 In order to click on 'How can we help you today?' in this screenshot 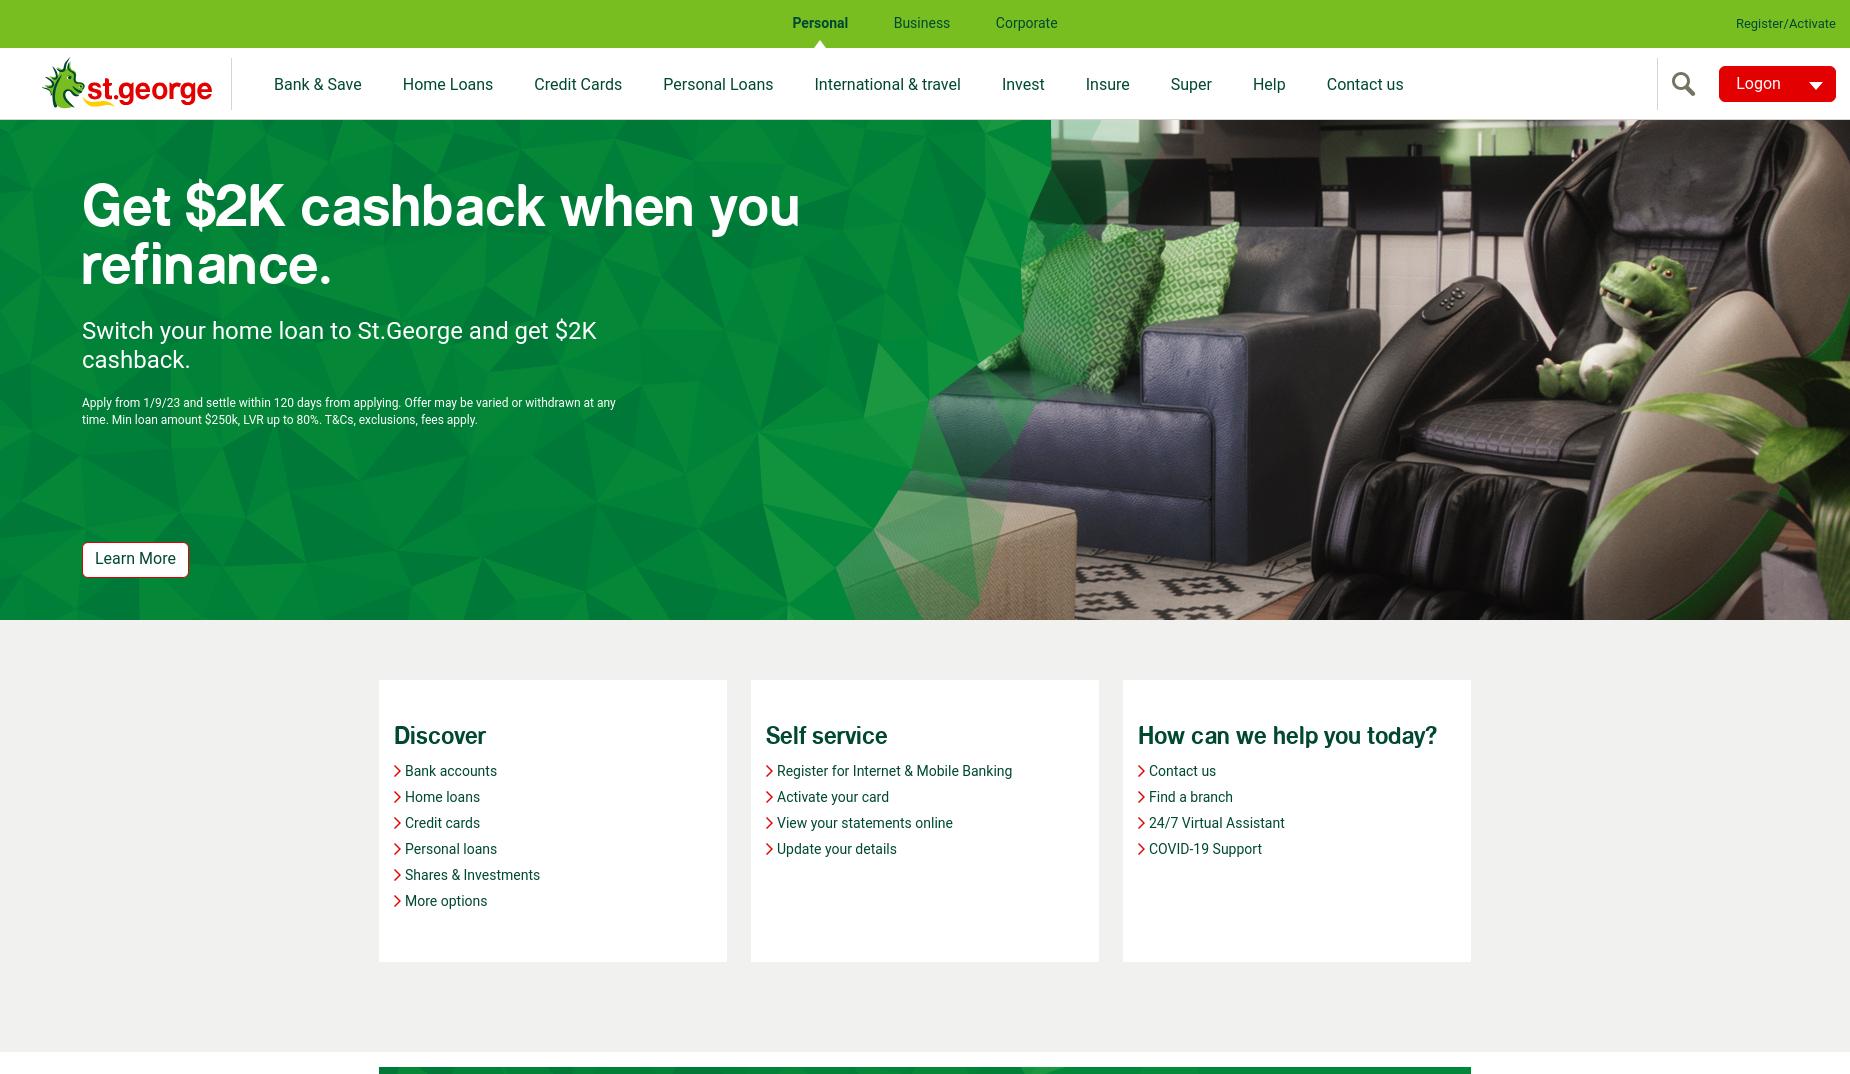, I will do `click(1286, 736)`.